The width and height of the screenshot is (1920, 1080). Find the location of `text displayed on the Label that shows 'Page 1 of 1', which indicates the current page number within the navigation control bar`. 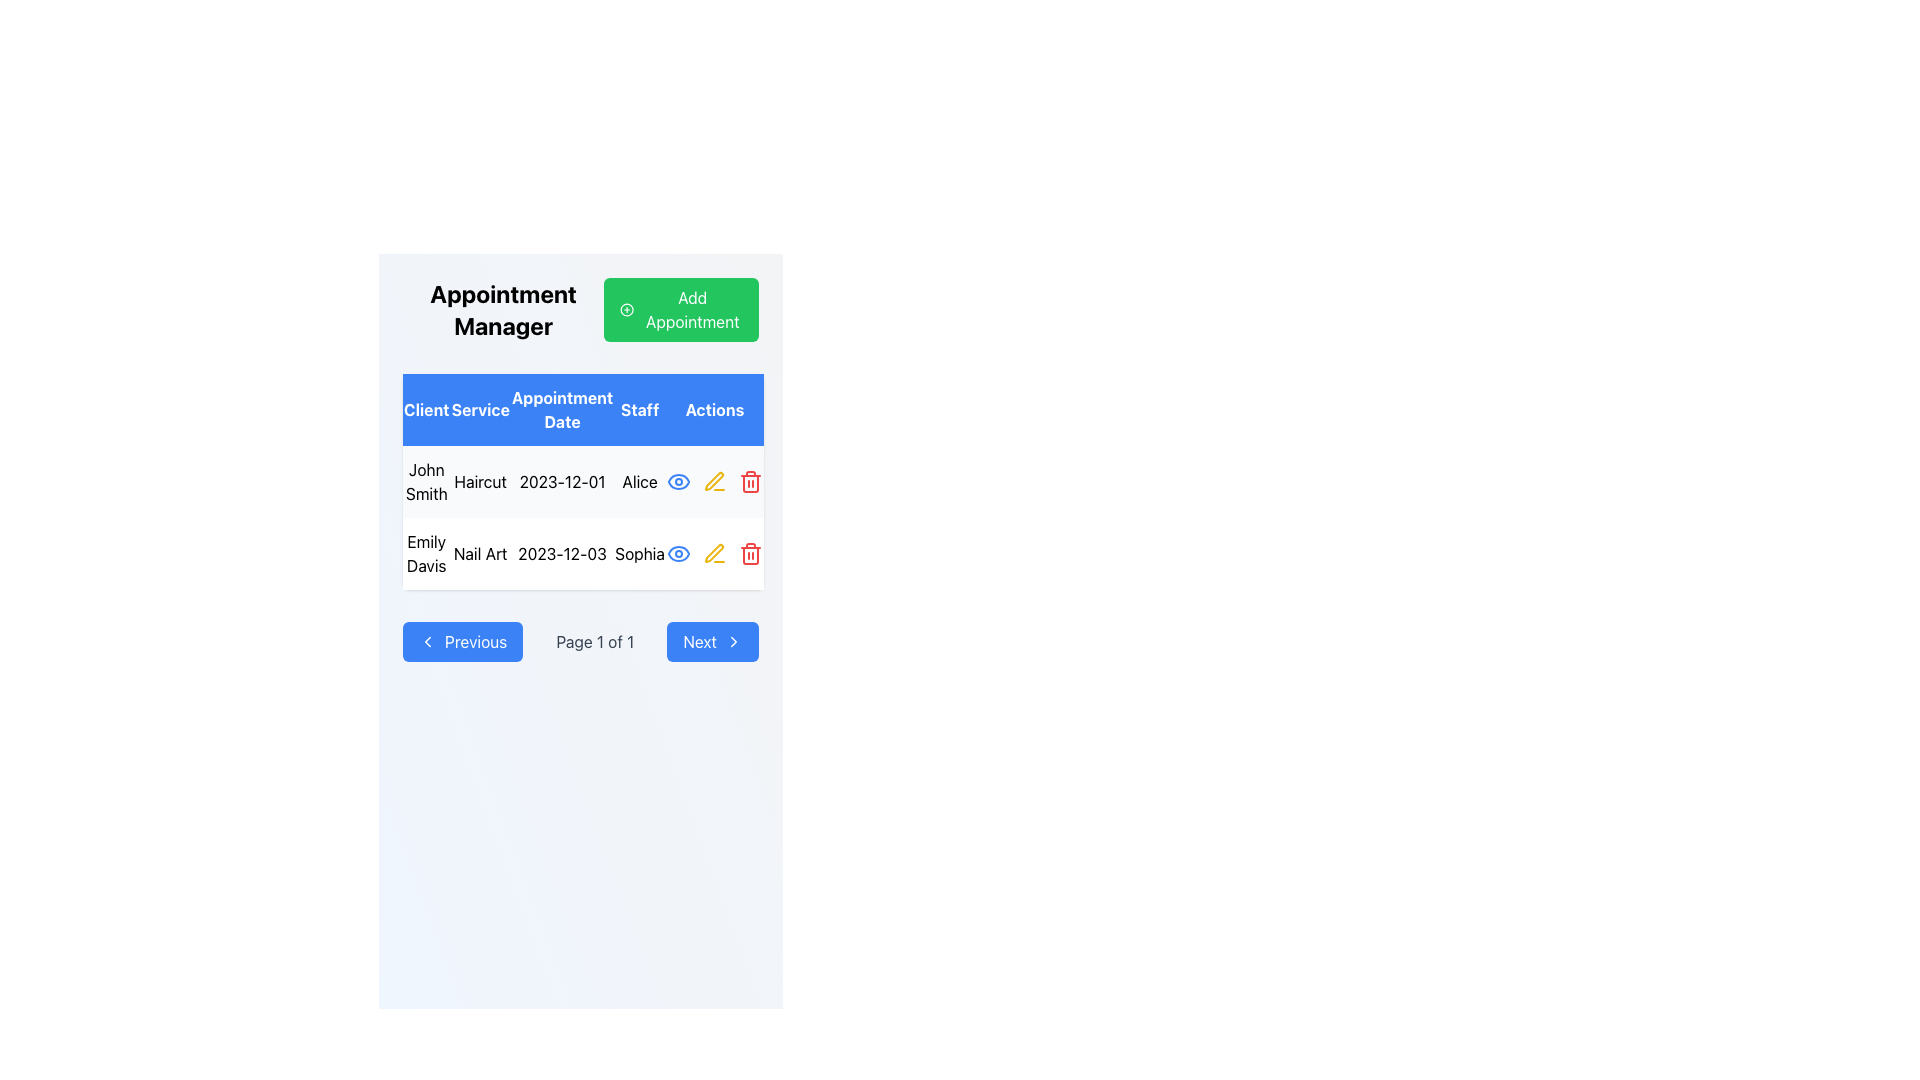

text displayed on the Label that shows 'Page 1 of 1', which indicates the current page number within the navigation control bar is located at coordinates (594, 641).